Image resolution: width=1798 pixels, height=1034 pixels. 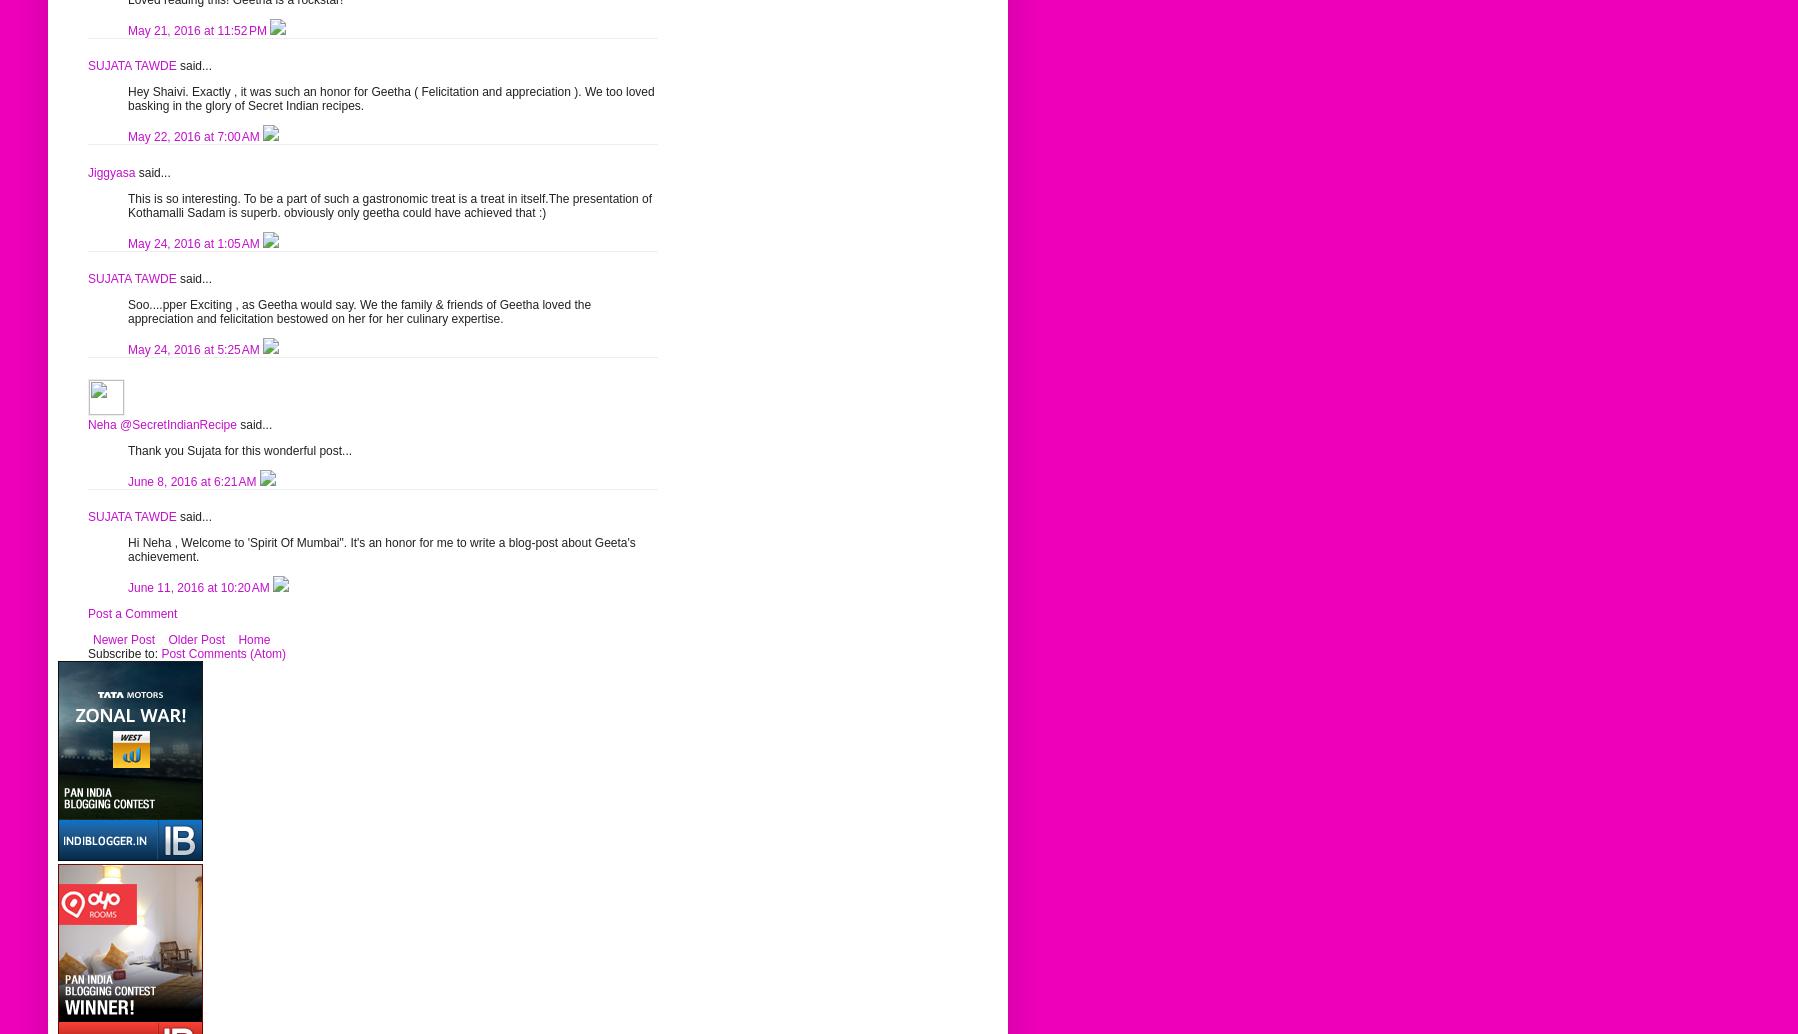 What do you see at coordinates (380, 549) in the screenshot?
I see `'Hi Neha , Welcome to 'Spirit Of Mumbai". It's an honor for me to write a blog-post about Geeta's achievement.'` at bounding box center [380, 549].